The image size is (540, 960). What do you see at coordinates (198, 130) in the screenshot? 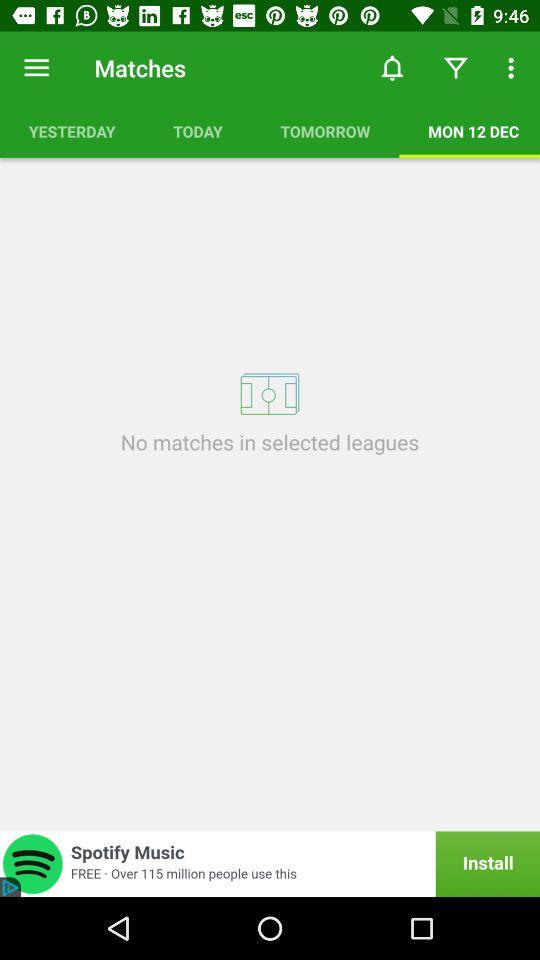
I see `today icon` at bounding box center [198, 130].